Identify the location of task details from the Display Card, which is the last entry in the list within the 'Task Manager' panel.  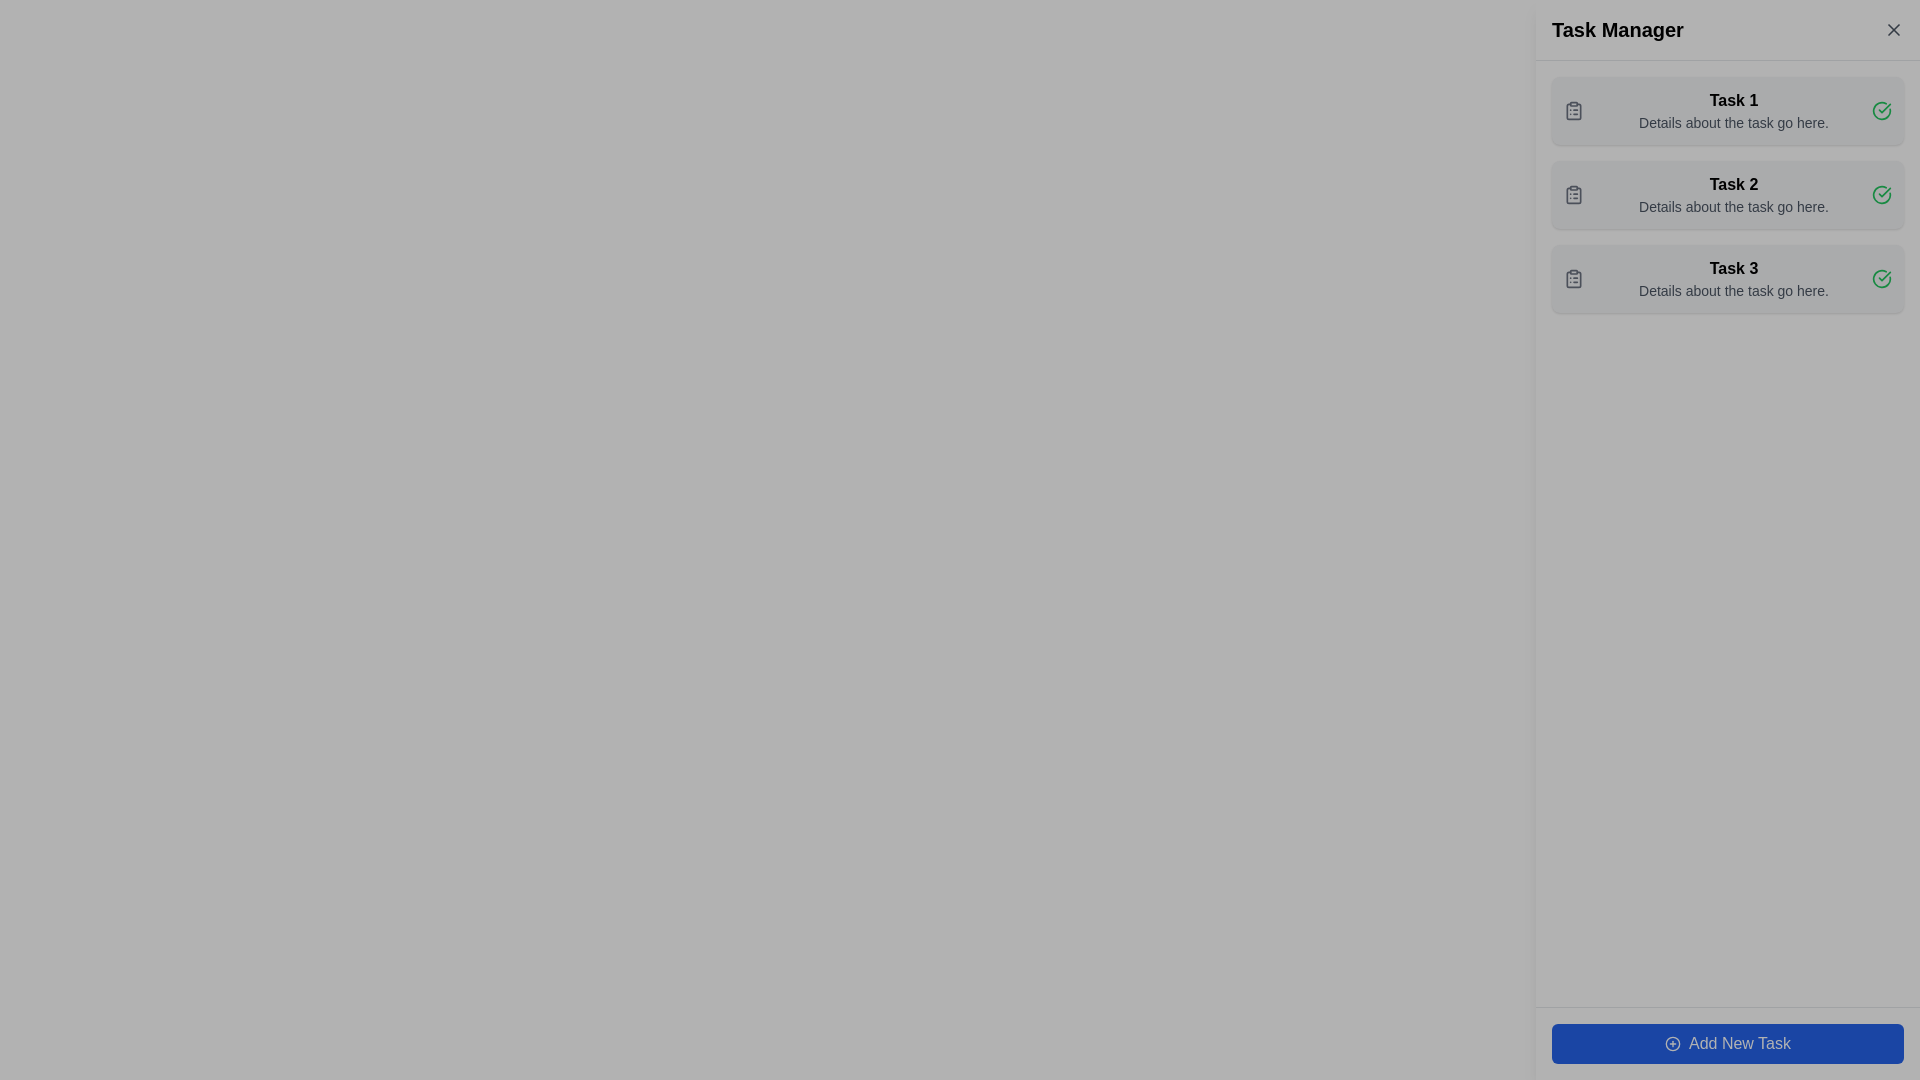
(1727, 278).